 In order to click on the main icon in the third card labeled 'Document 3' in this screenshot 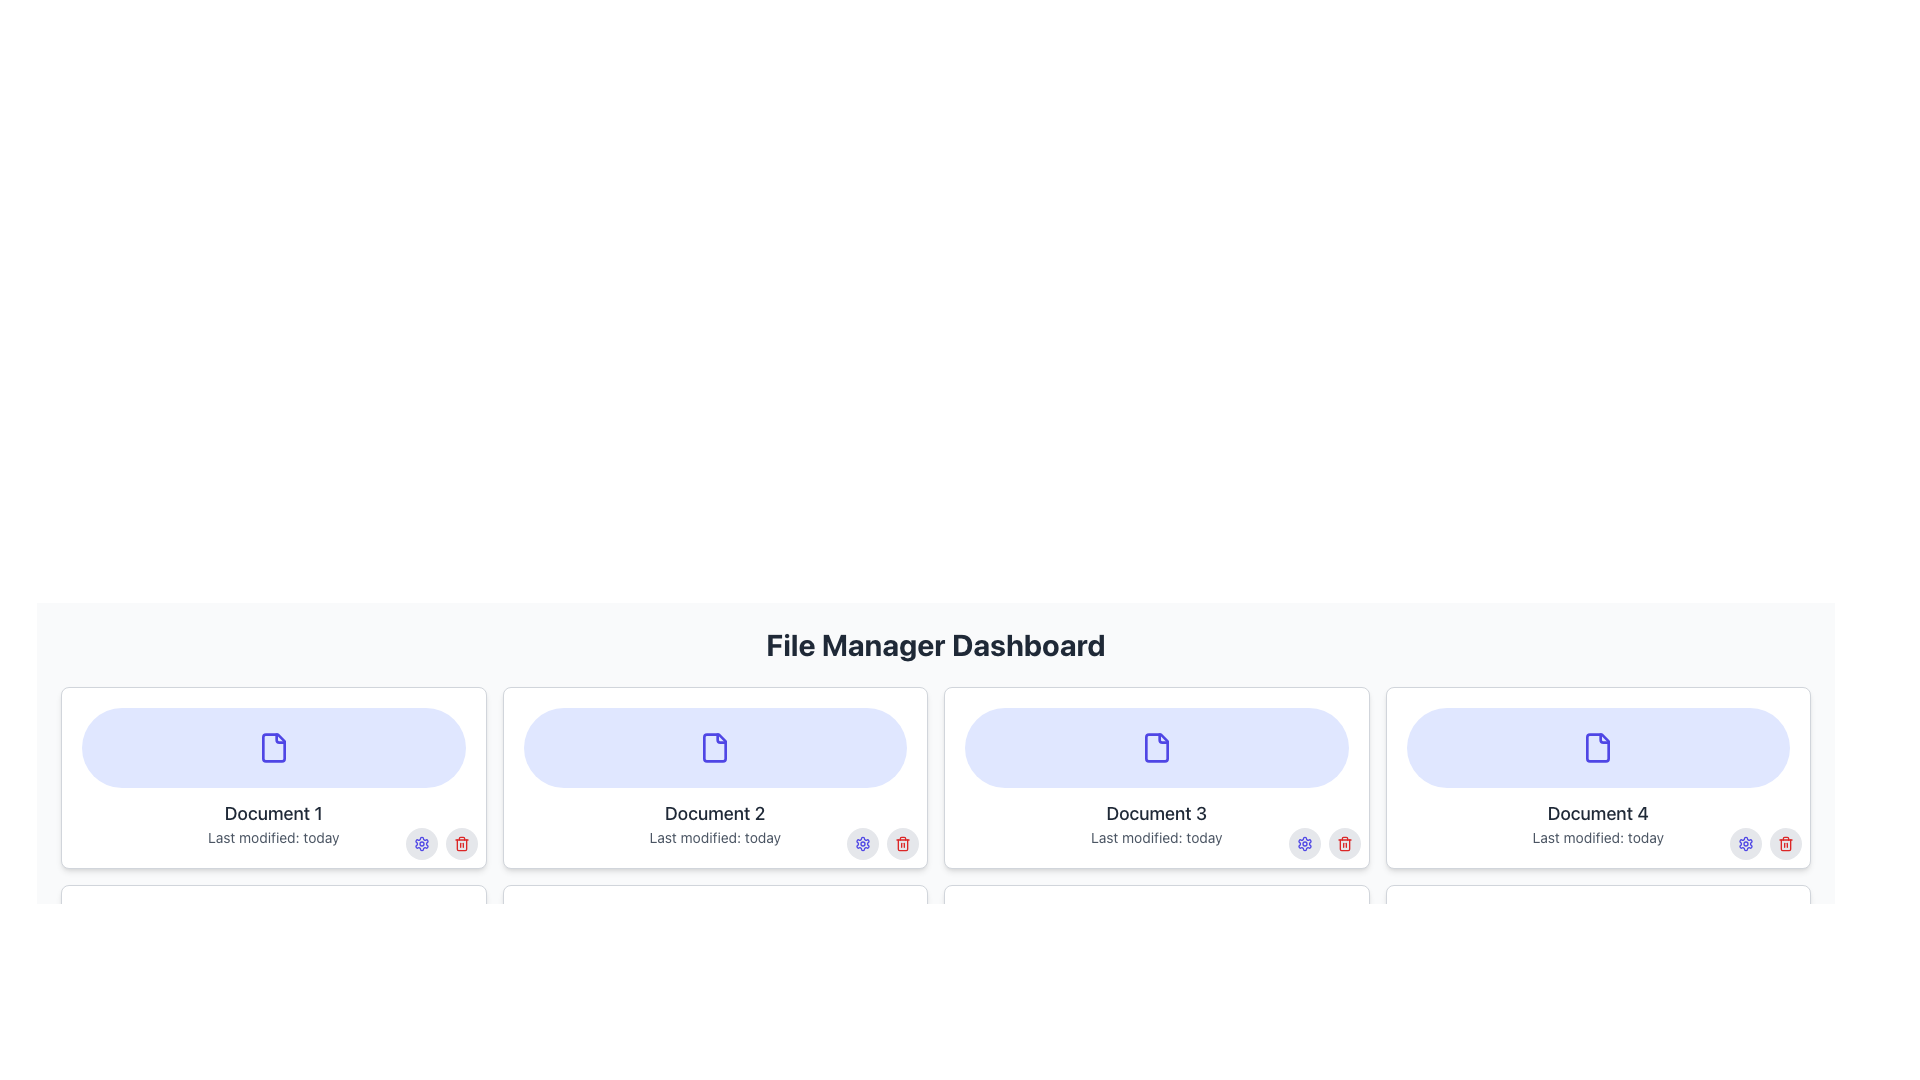, I will do `click(1156, 748)`.